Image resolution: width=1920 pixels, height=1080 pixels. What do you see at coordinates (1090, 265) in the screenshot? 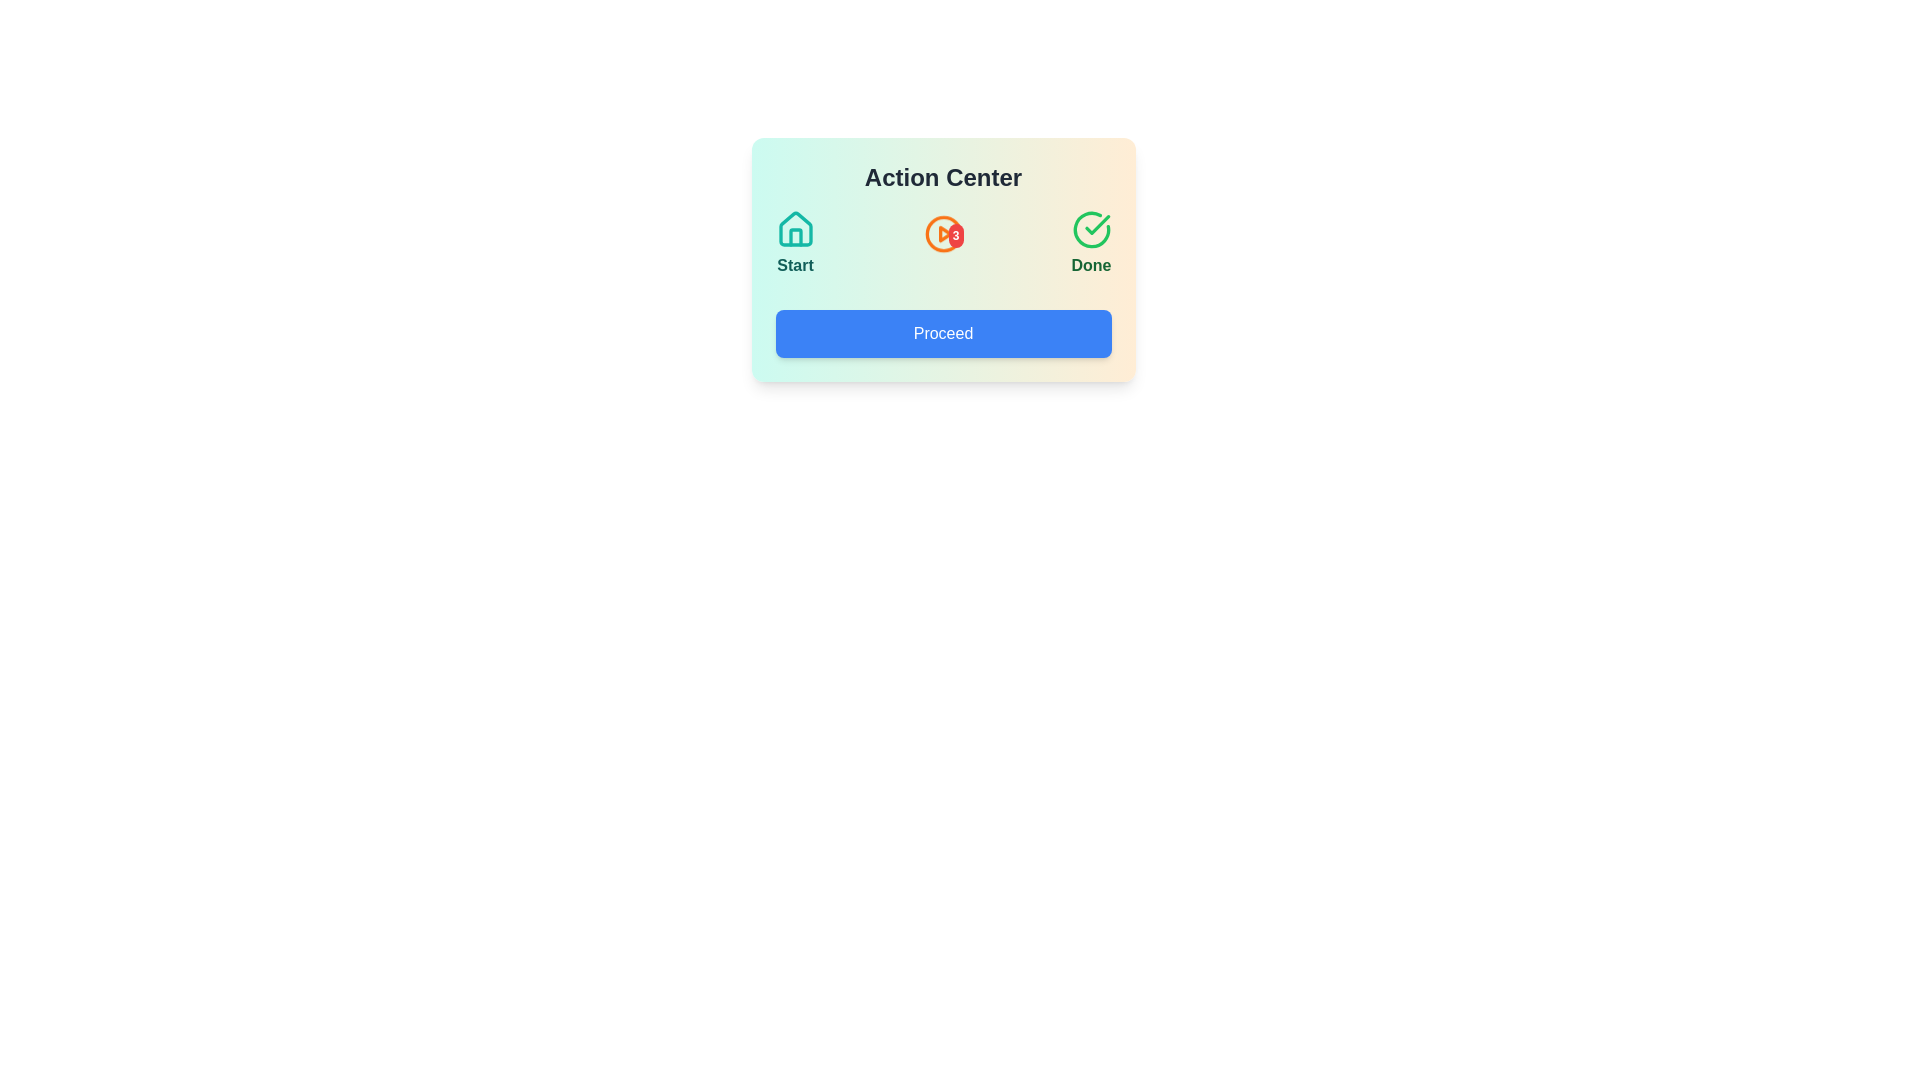
I see `the non-interactive text label indicating the status 'Done', which is located beneath a green checkmark icon in the top-right quadrant of the interface` at bounding box center [1090, 265].